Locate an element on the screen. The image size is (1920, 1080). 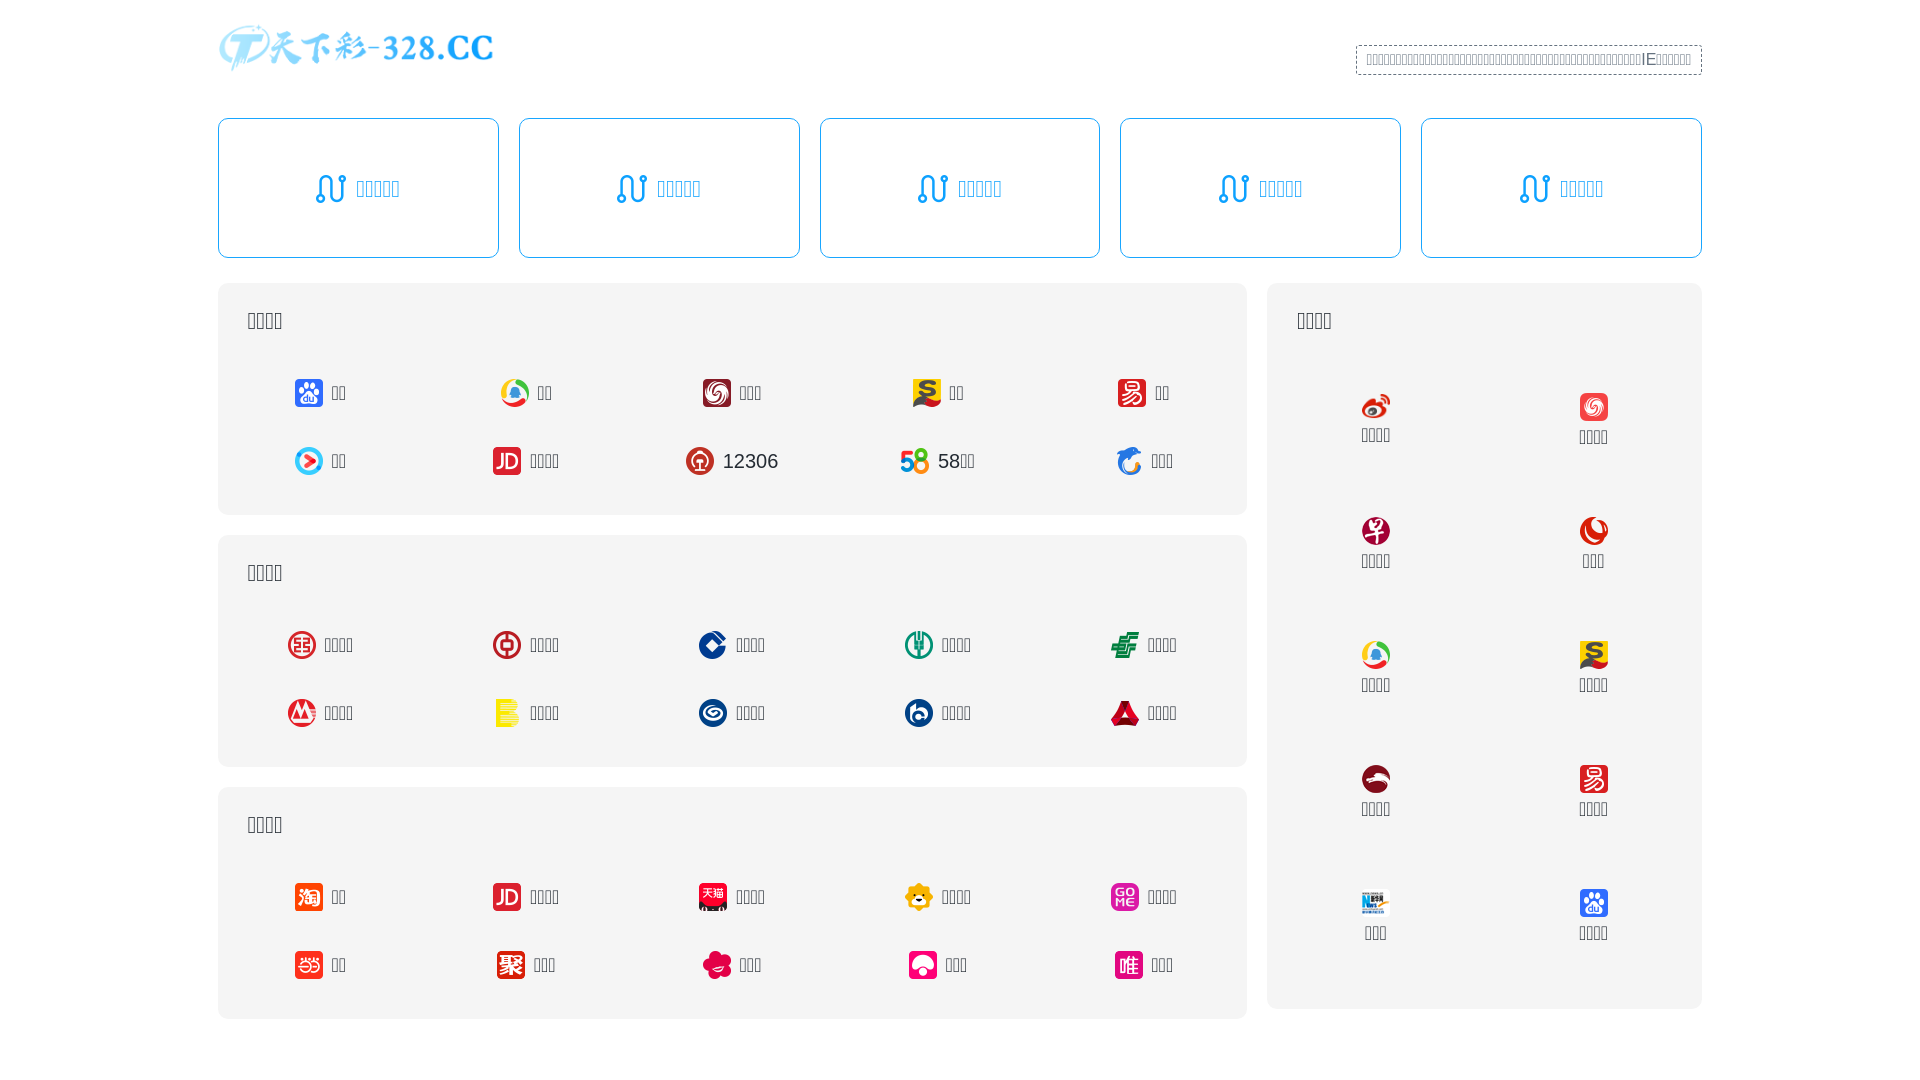
'12306' is located at coordinates (730, 461).